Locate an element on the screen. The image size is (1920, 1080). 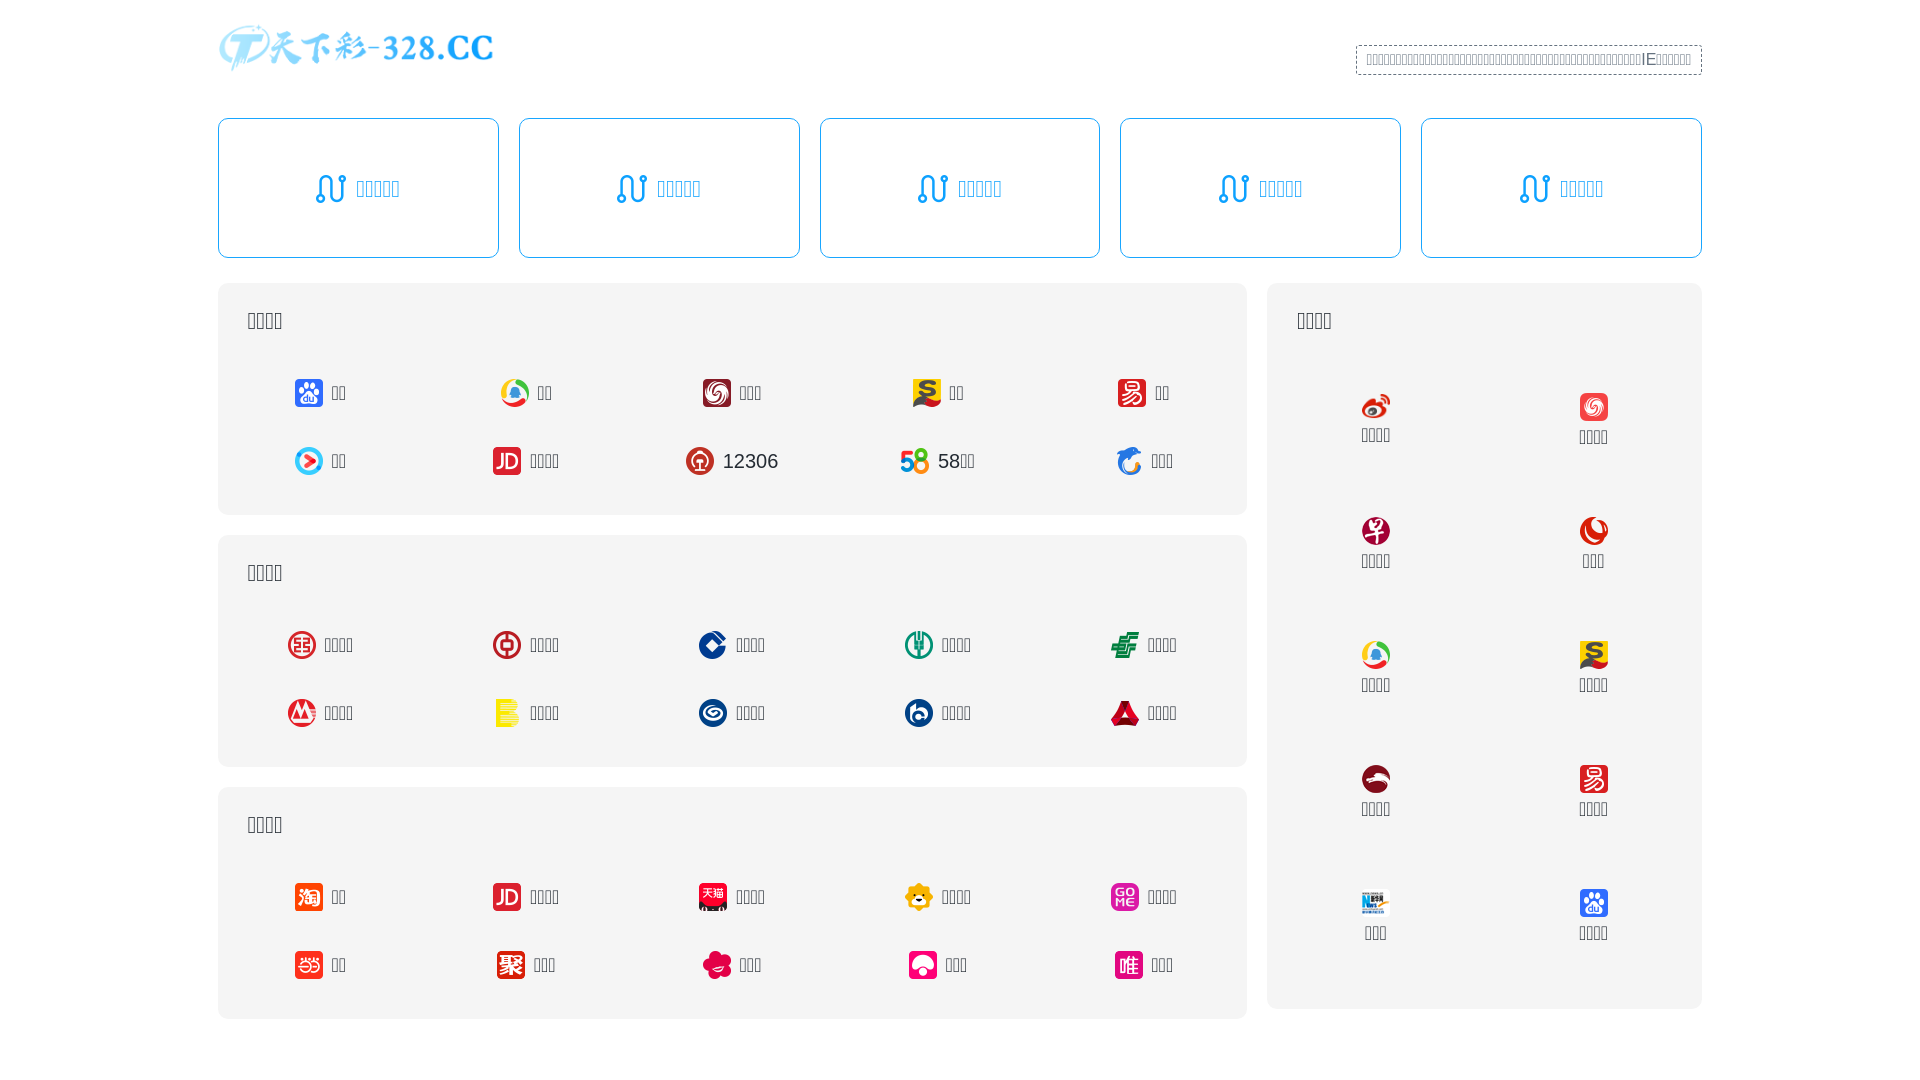
'12306' is located at coordinates (730, 461).